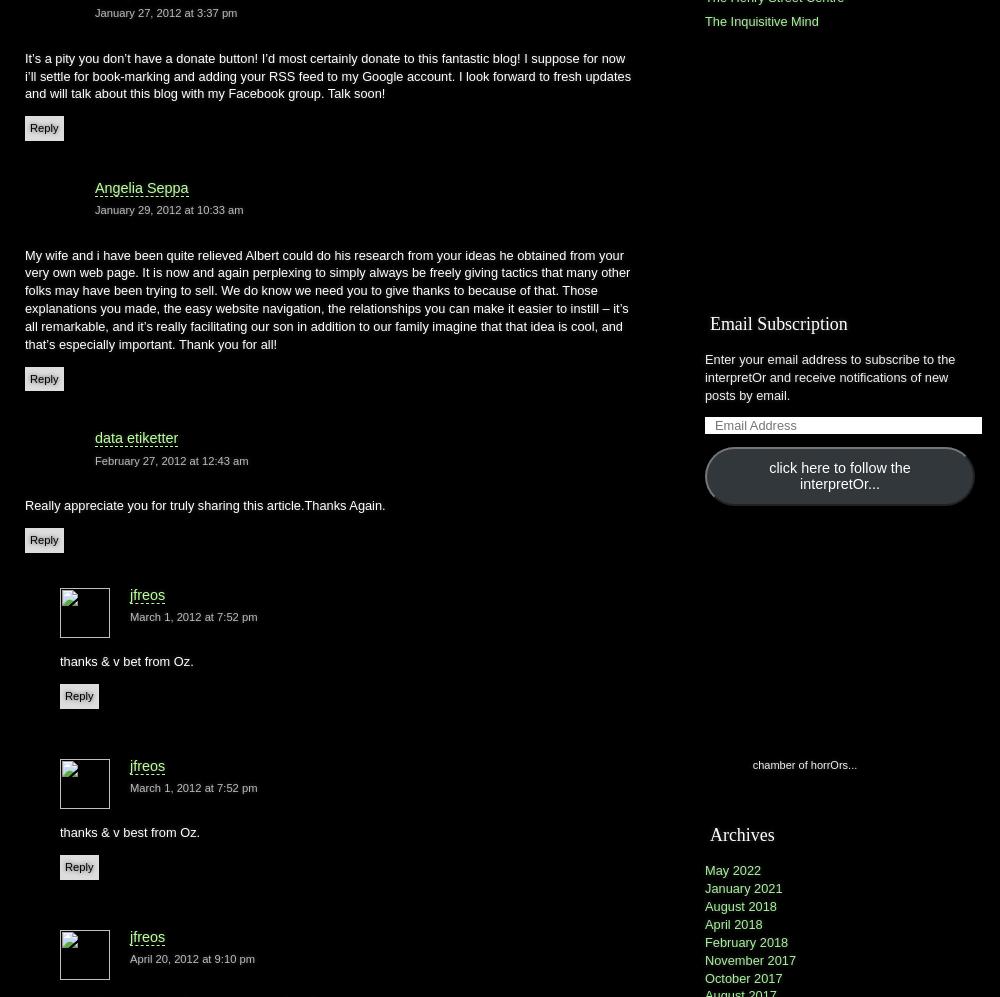 This screenshot has width=1000, height=997. What do you see at coordinates (166, 12) in the screenshot?
I see `'January 27, 2012 at 3:37 pm'` at bounding box center [166, 12].